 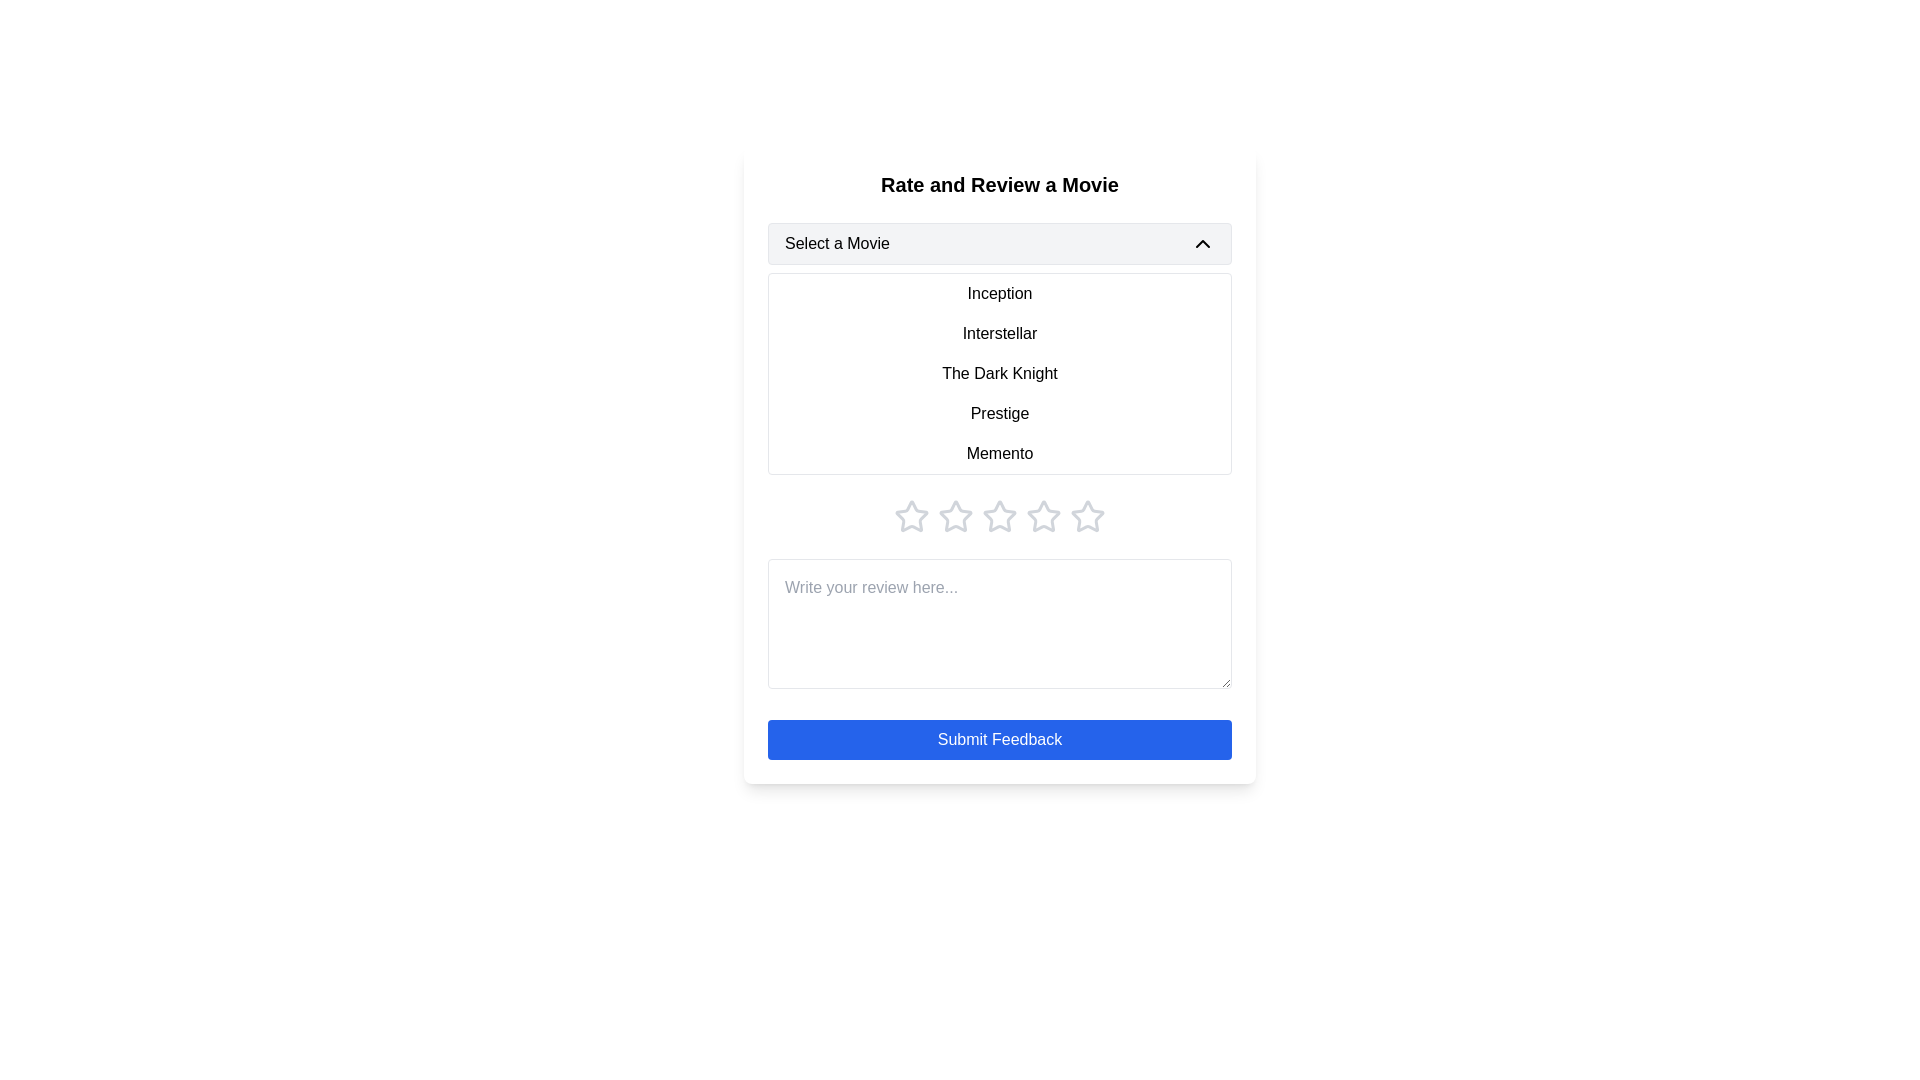 I want to click on the text item displaying 'The Dark Knight' in the list view, which is the third item below 'Interstellar' and above 'Prestige', so click(x=999, y=374).